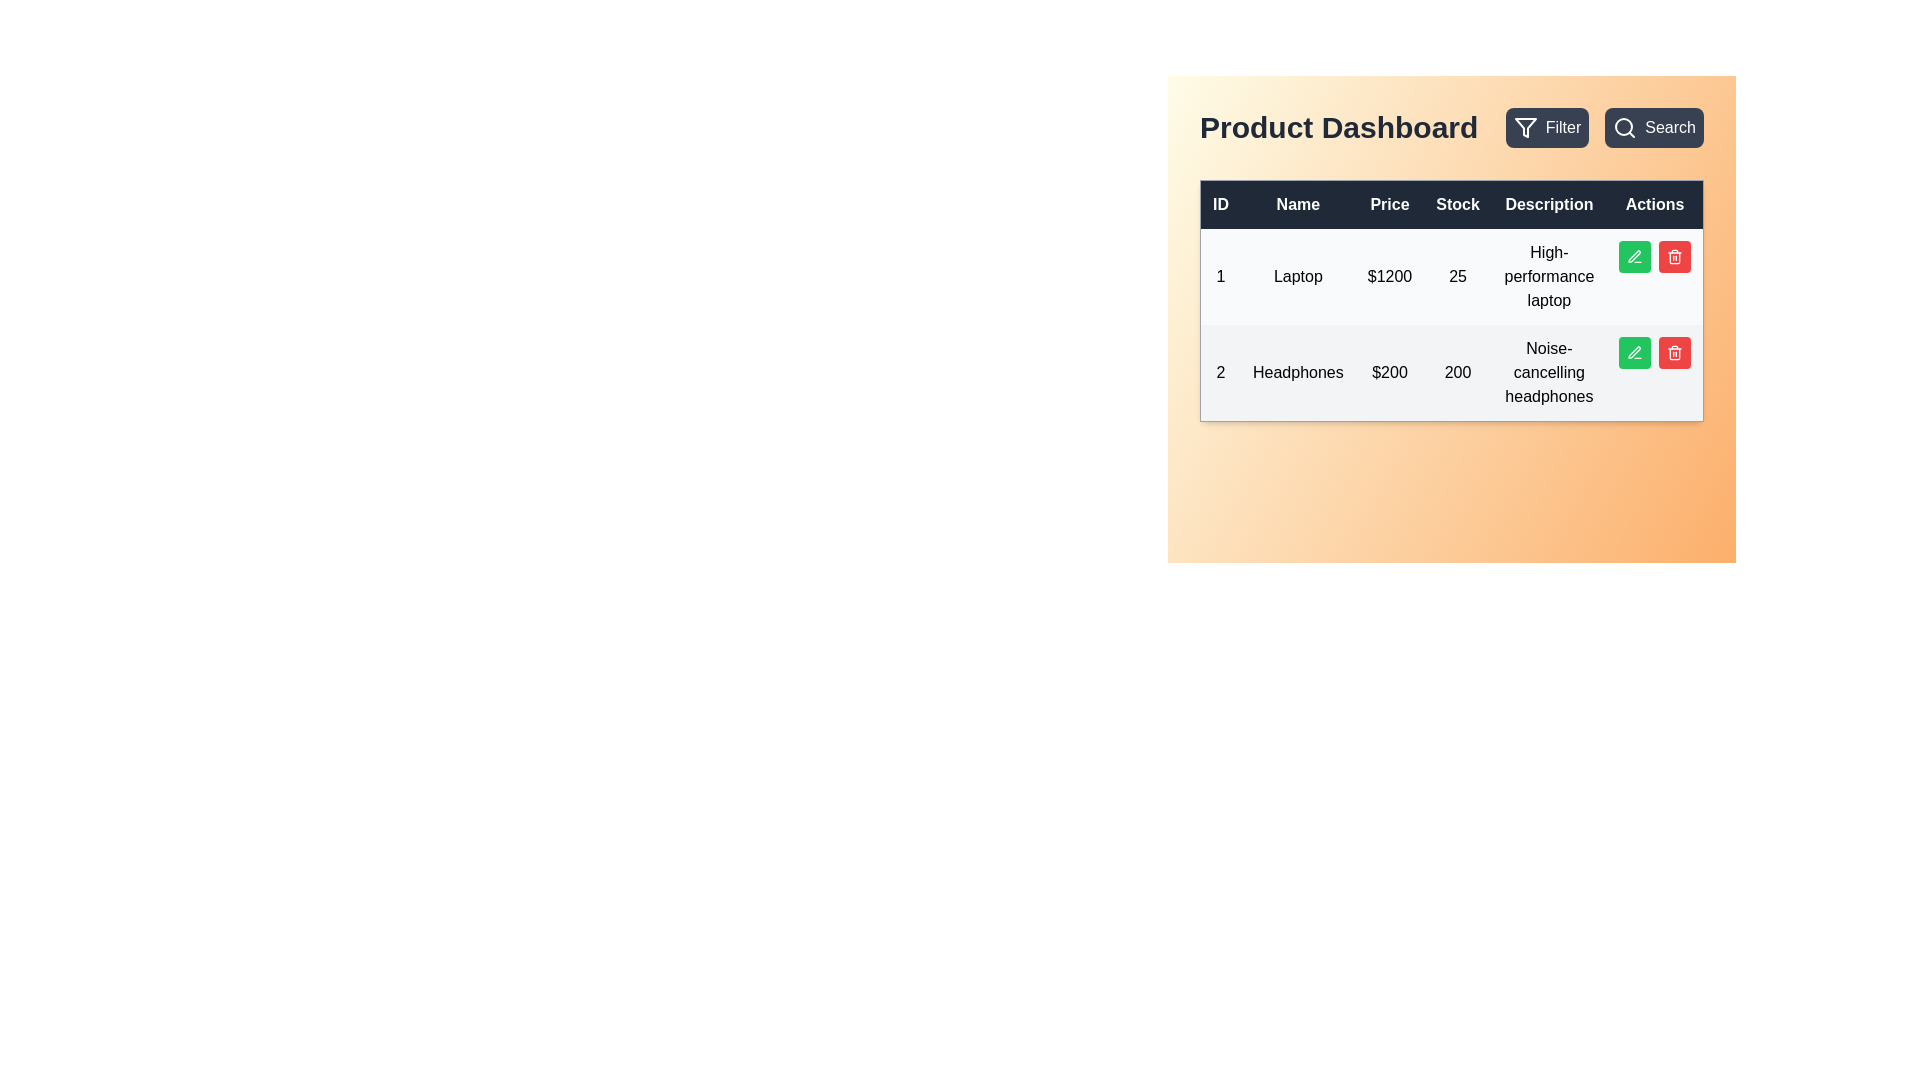  What do you see at coordinates (1389, 373) in the screenshot?
I see `the static text label displaying the price '$200' in the 'Price' column of the table for the second product entry 'Headphones'` at bounding box center [1389, 373].